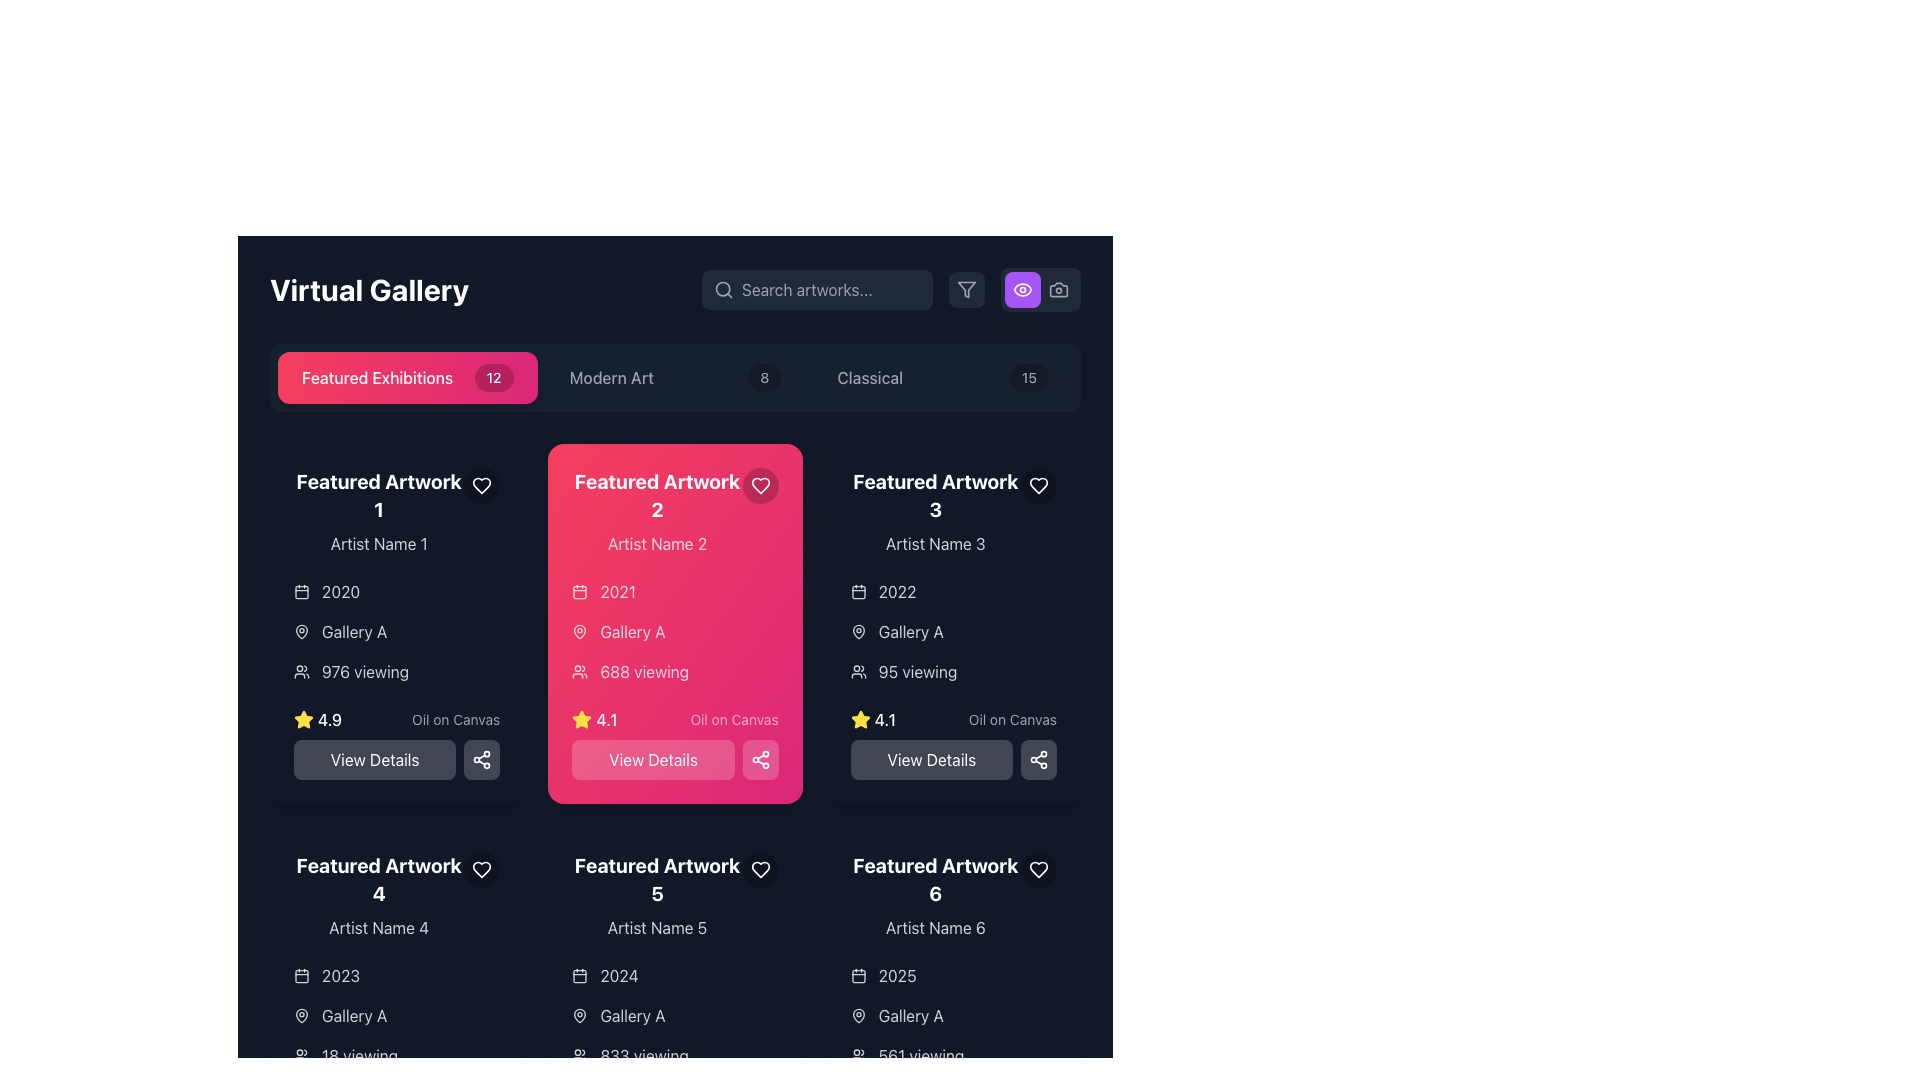  Describe the element at coordinates (354, 632) in the screenshot. I see `the Text label indicating the gallery or venue associated with the artwork in the leftmost card of the 'Featured Artworks' section` at that location.